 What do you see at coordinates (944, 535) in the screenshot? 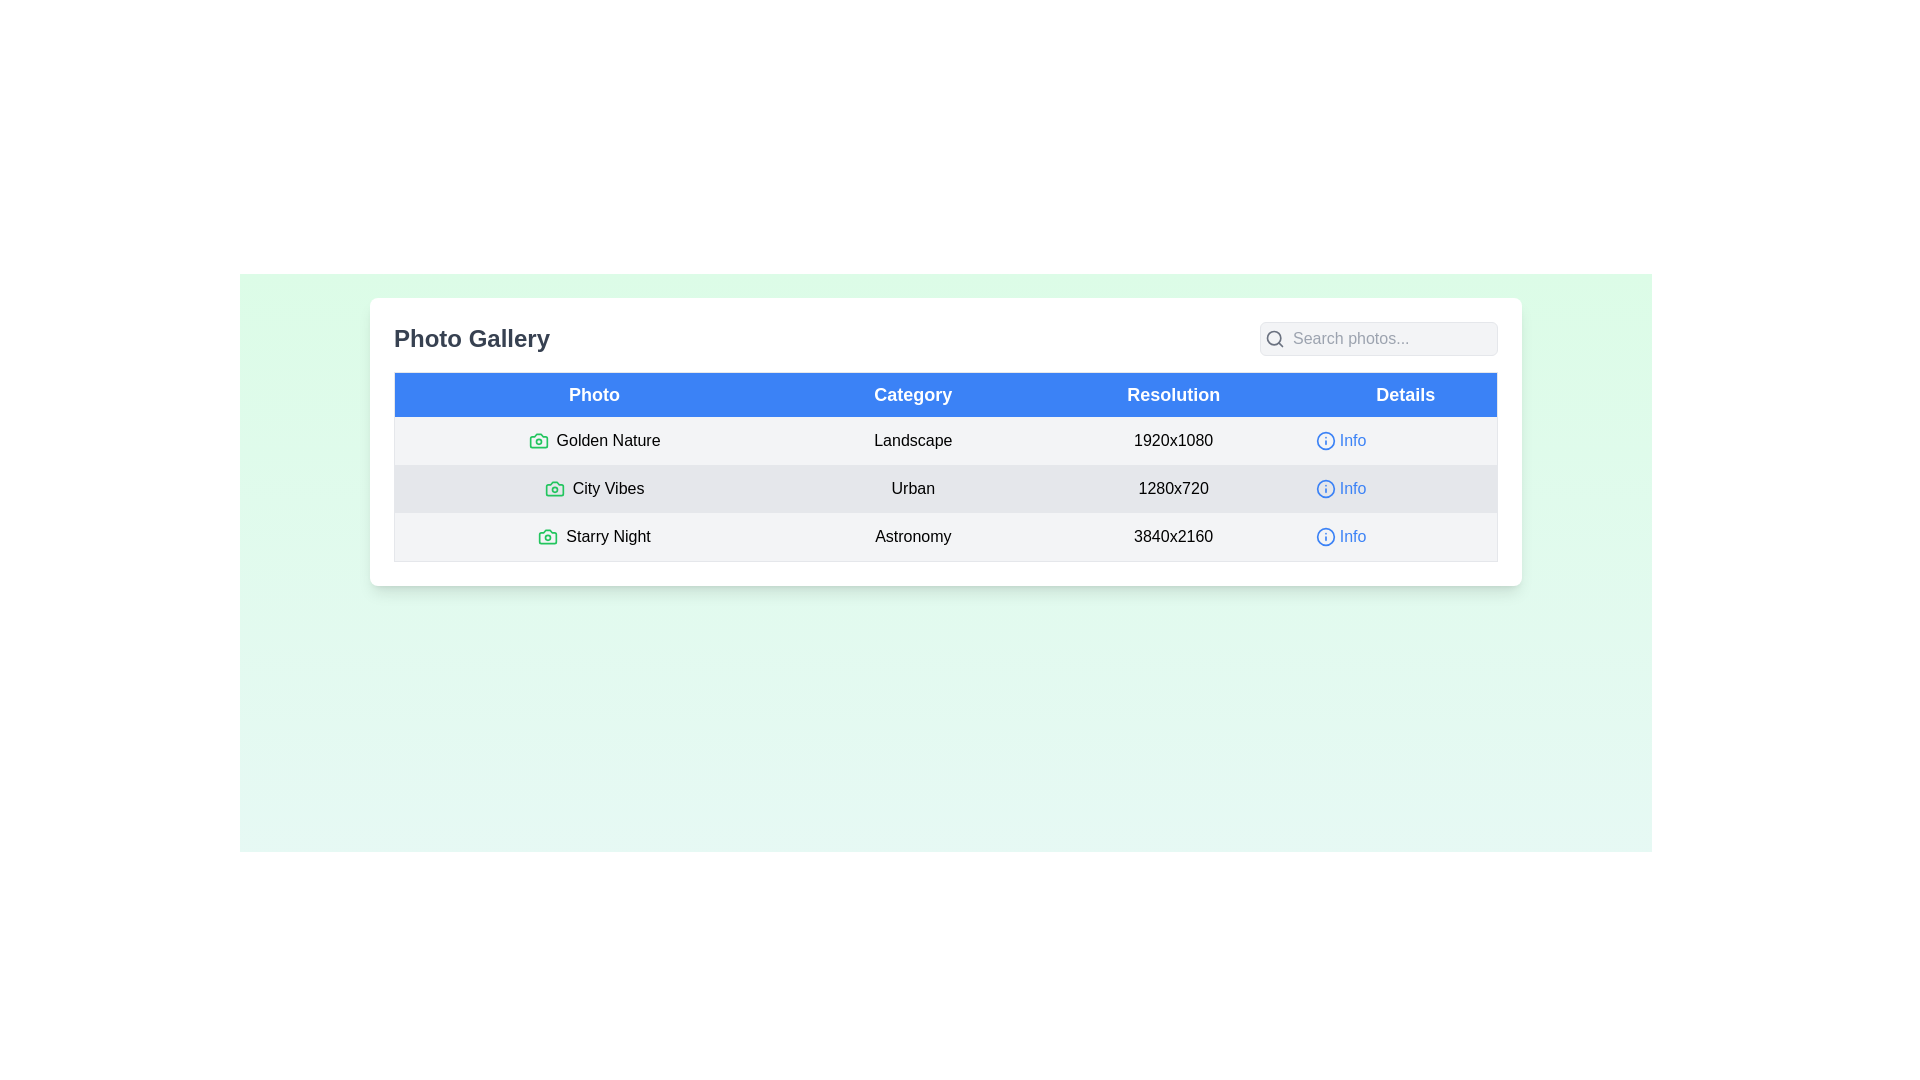
I see `the static text element reading 'Astronomy' in the 'Category' column of the table, which is in the third row, aligned with 'Starry Night' and '3840x2160'` at bounding box center [944, 535].